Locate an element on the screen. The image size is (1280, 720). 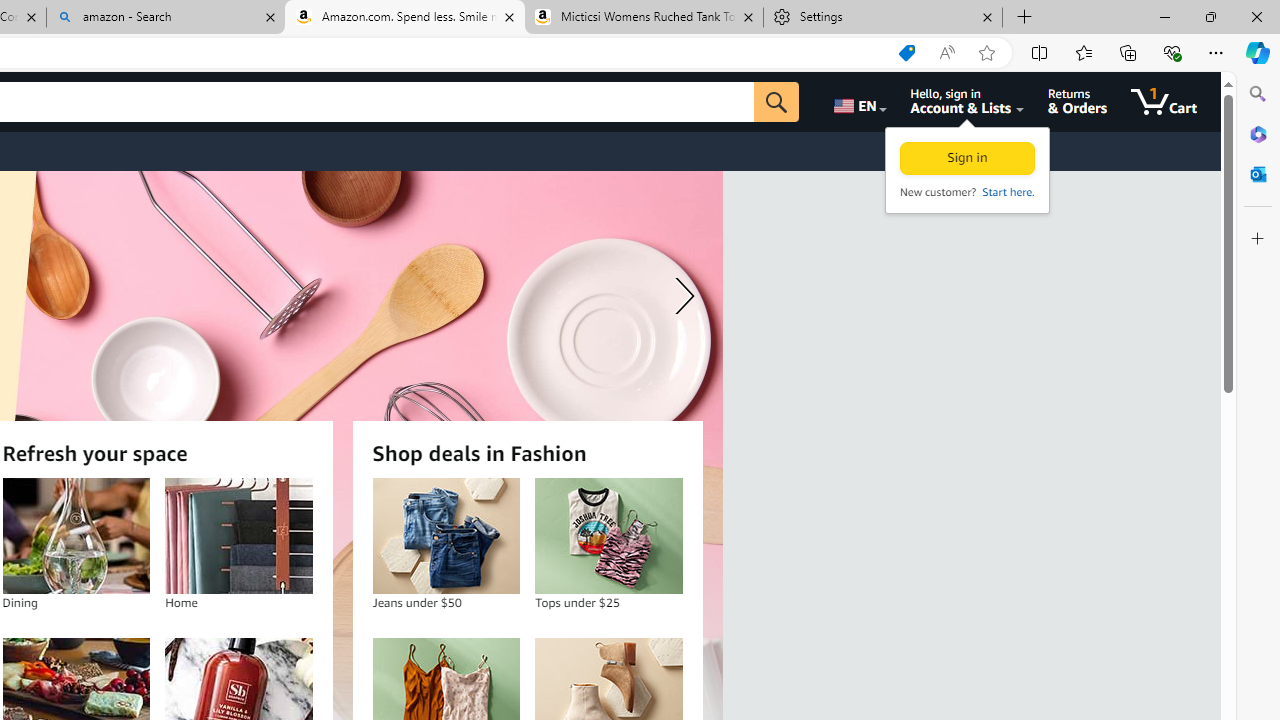
'Returns & Orders' is located at coordinates (1076, 101).